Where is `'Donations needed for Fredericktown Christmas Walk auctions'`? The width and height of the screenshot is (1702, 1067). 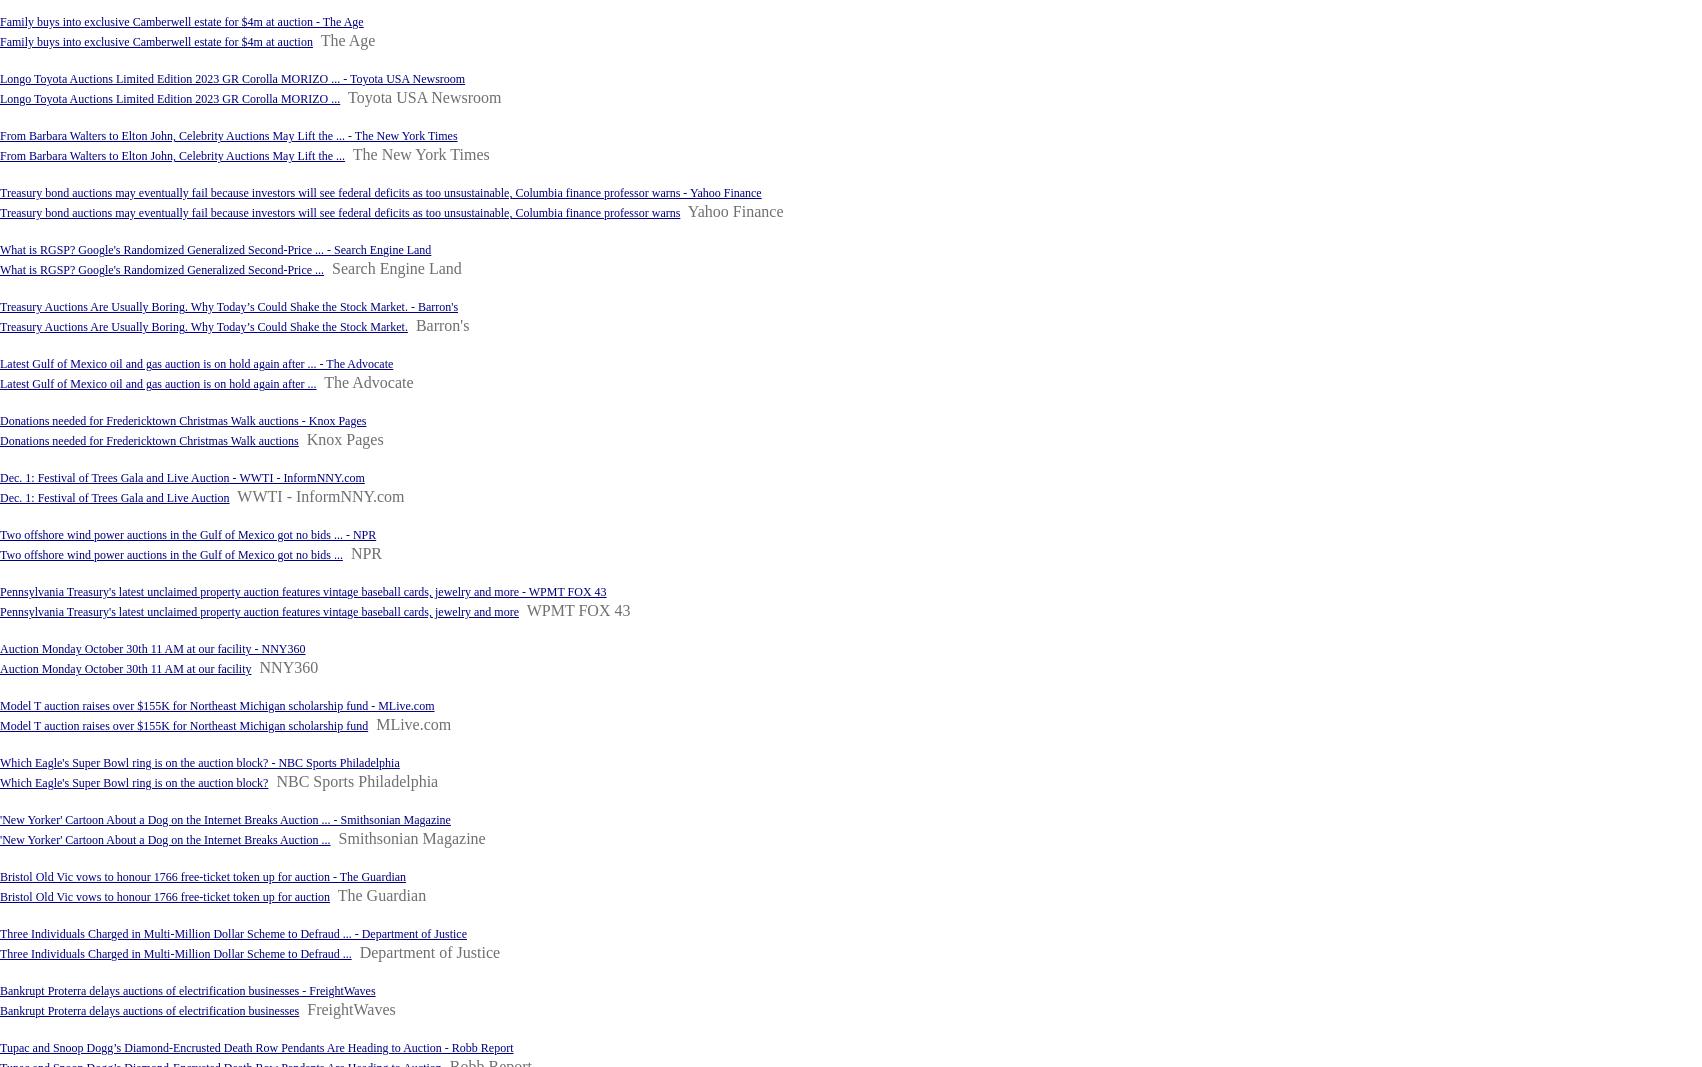
'Donations needed for Fredericktown Christmas Walk auctions' is located at coordinates (147, 439).